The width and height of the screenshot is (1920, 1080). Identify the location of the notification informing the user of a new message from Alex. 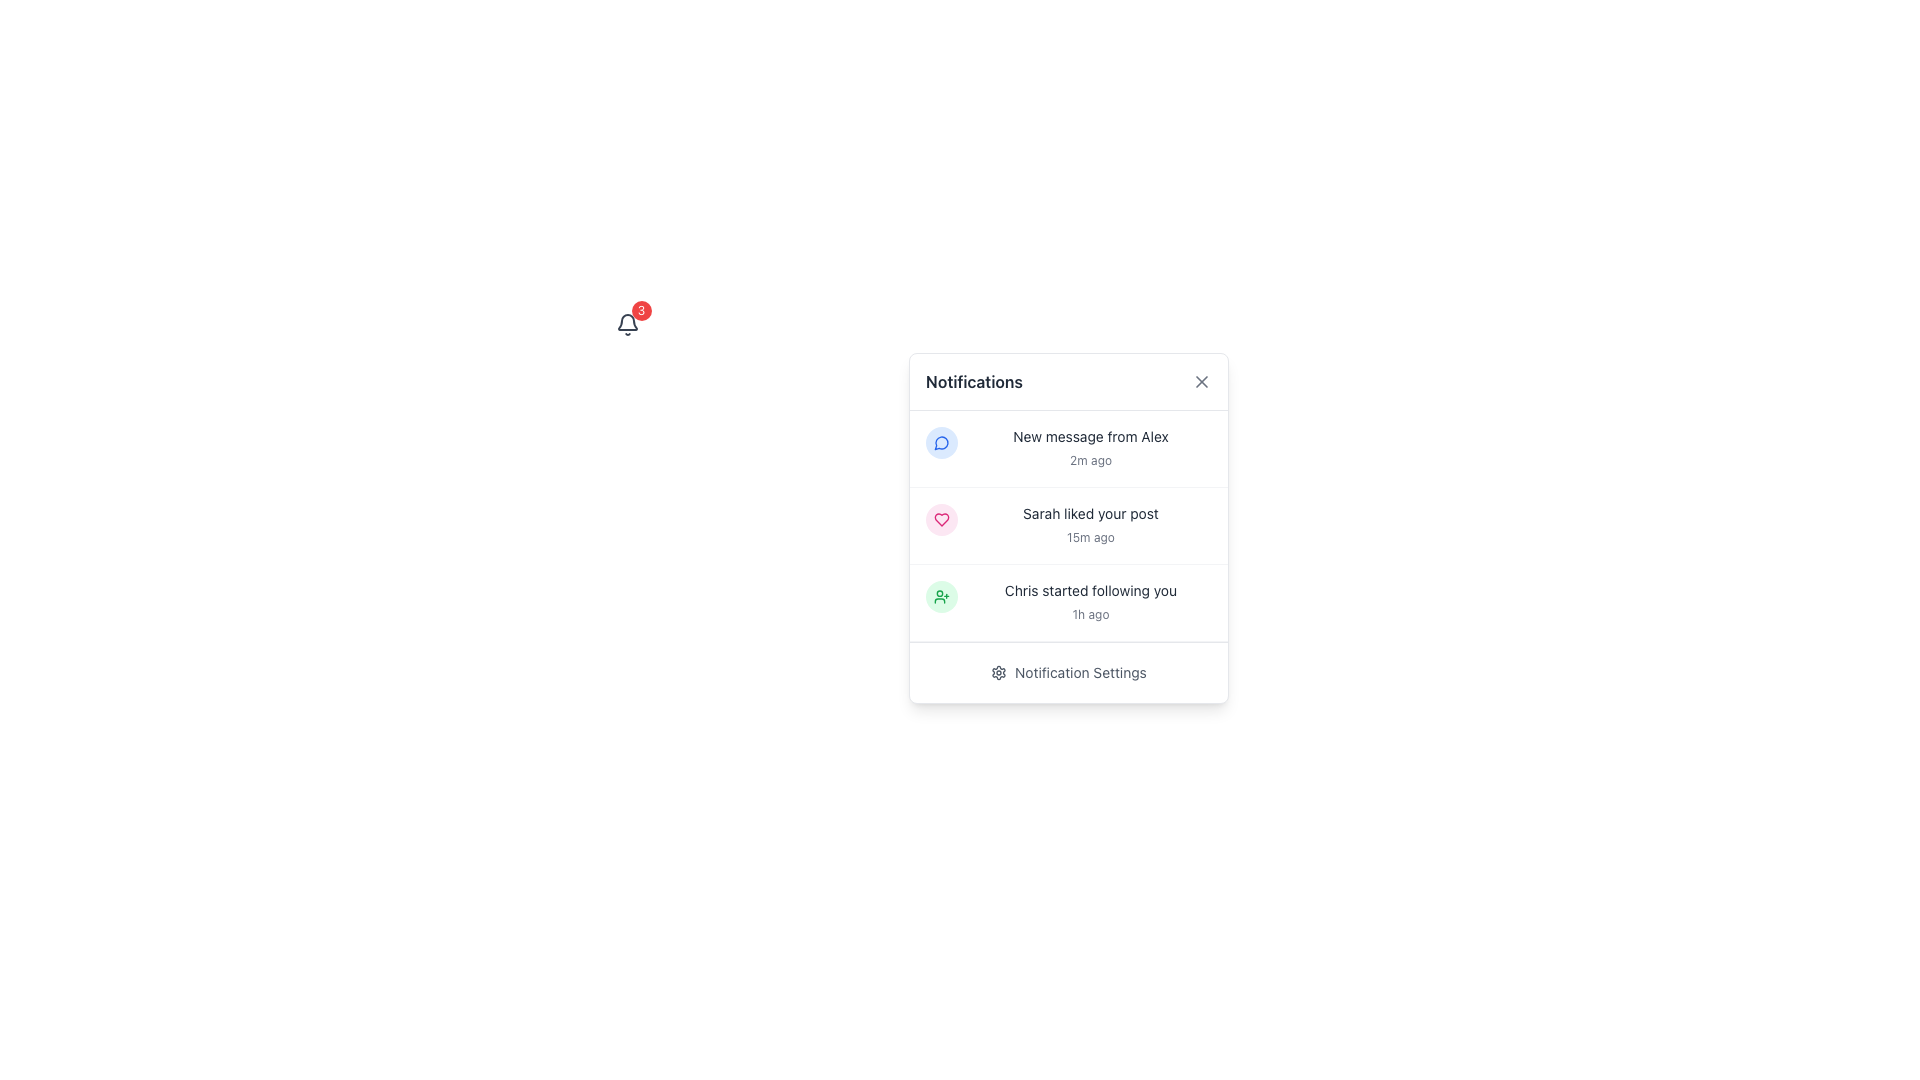
(1068, 447).